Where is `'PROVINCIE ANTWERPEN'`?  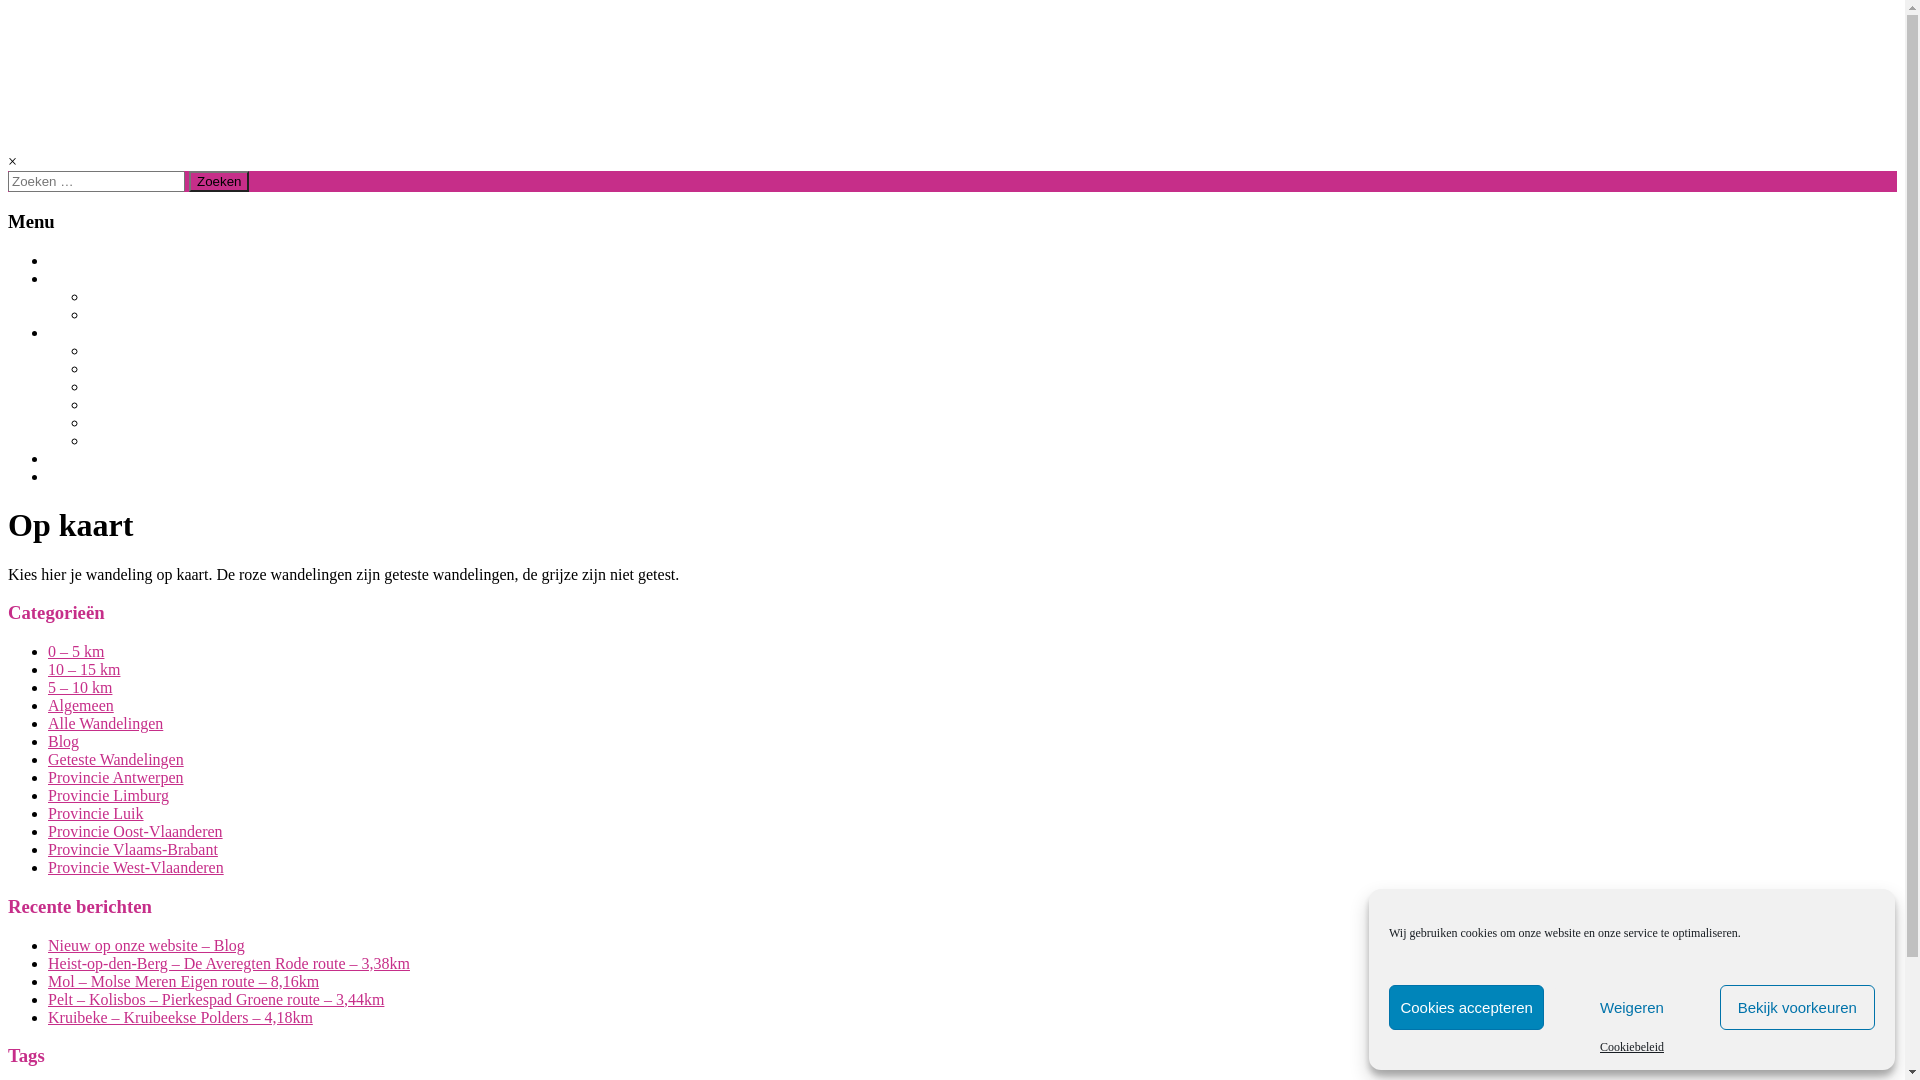 'PROVINCIE ANTWERPEN' is located at coordinates (173, 369).